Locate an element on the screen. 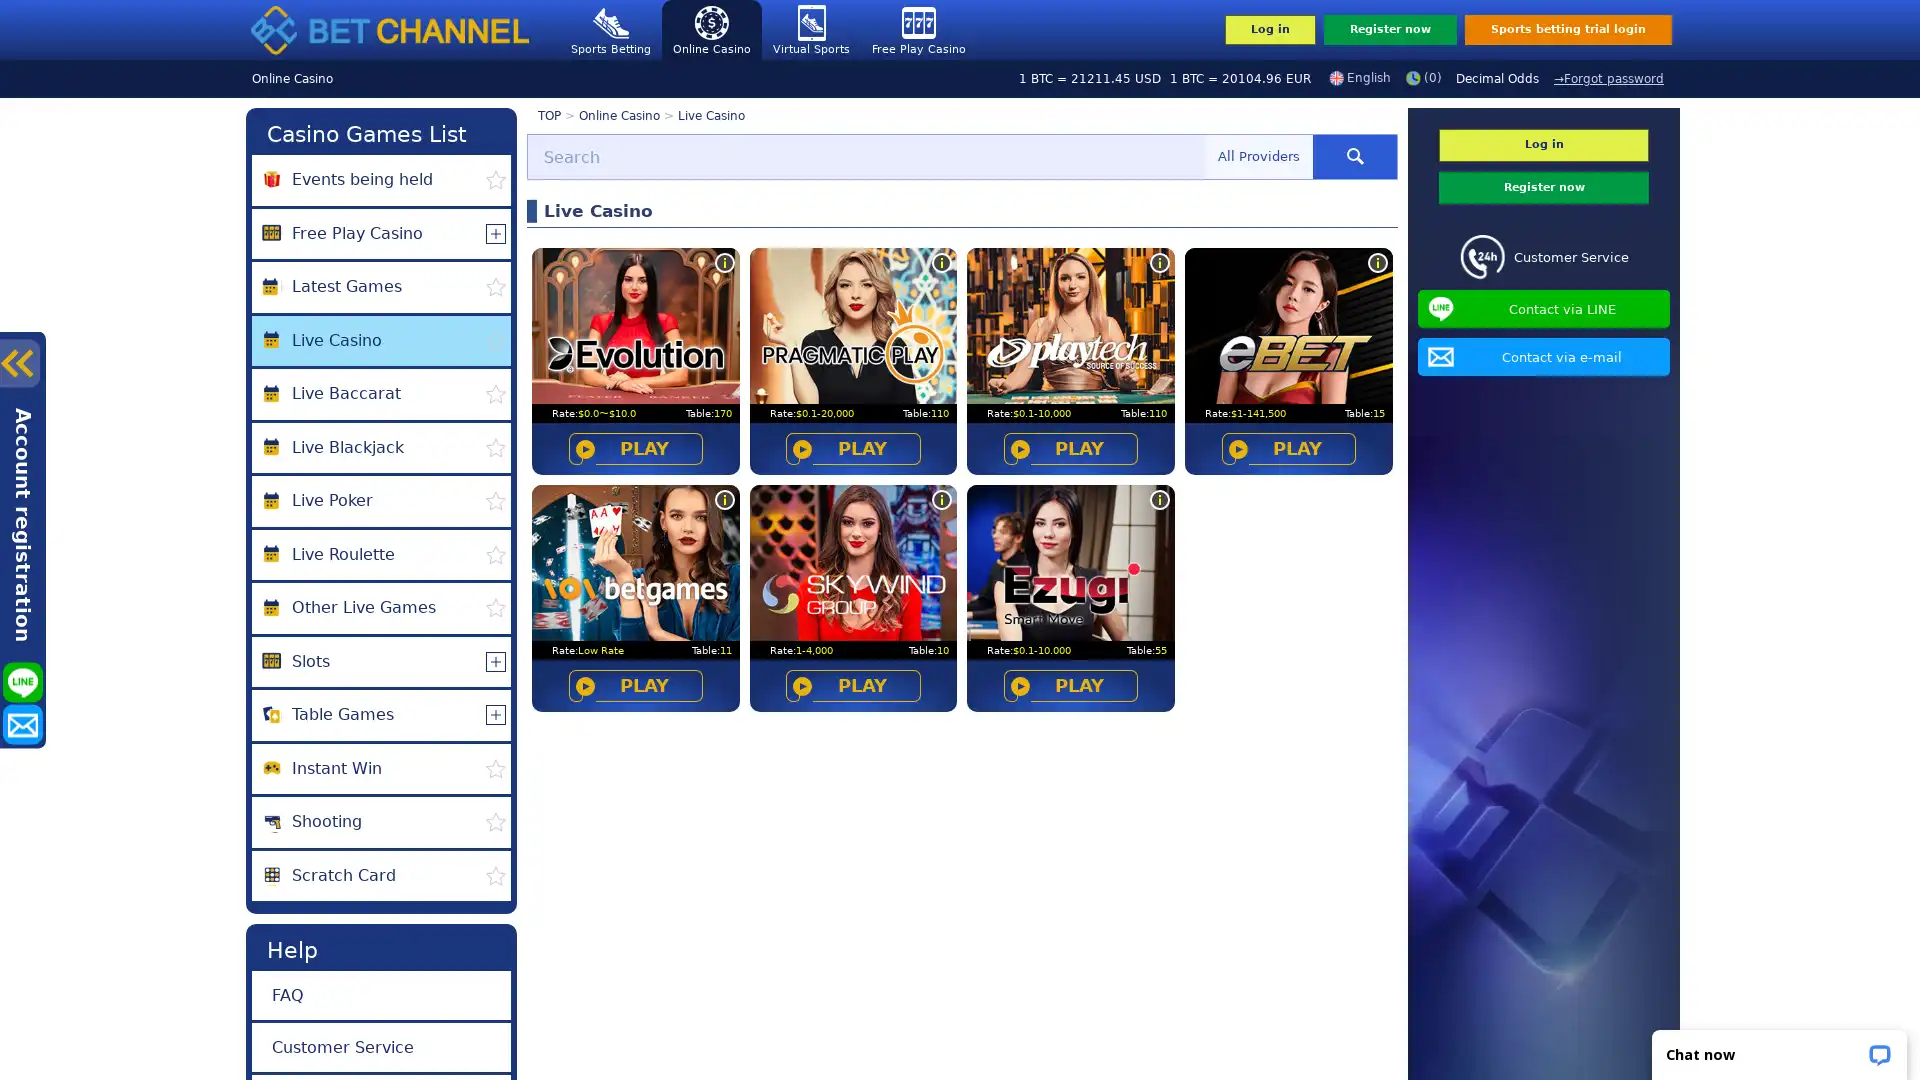 The height and width of the screenshot is (1080, 1920). PLAY is located at coordinates (1288, 447).